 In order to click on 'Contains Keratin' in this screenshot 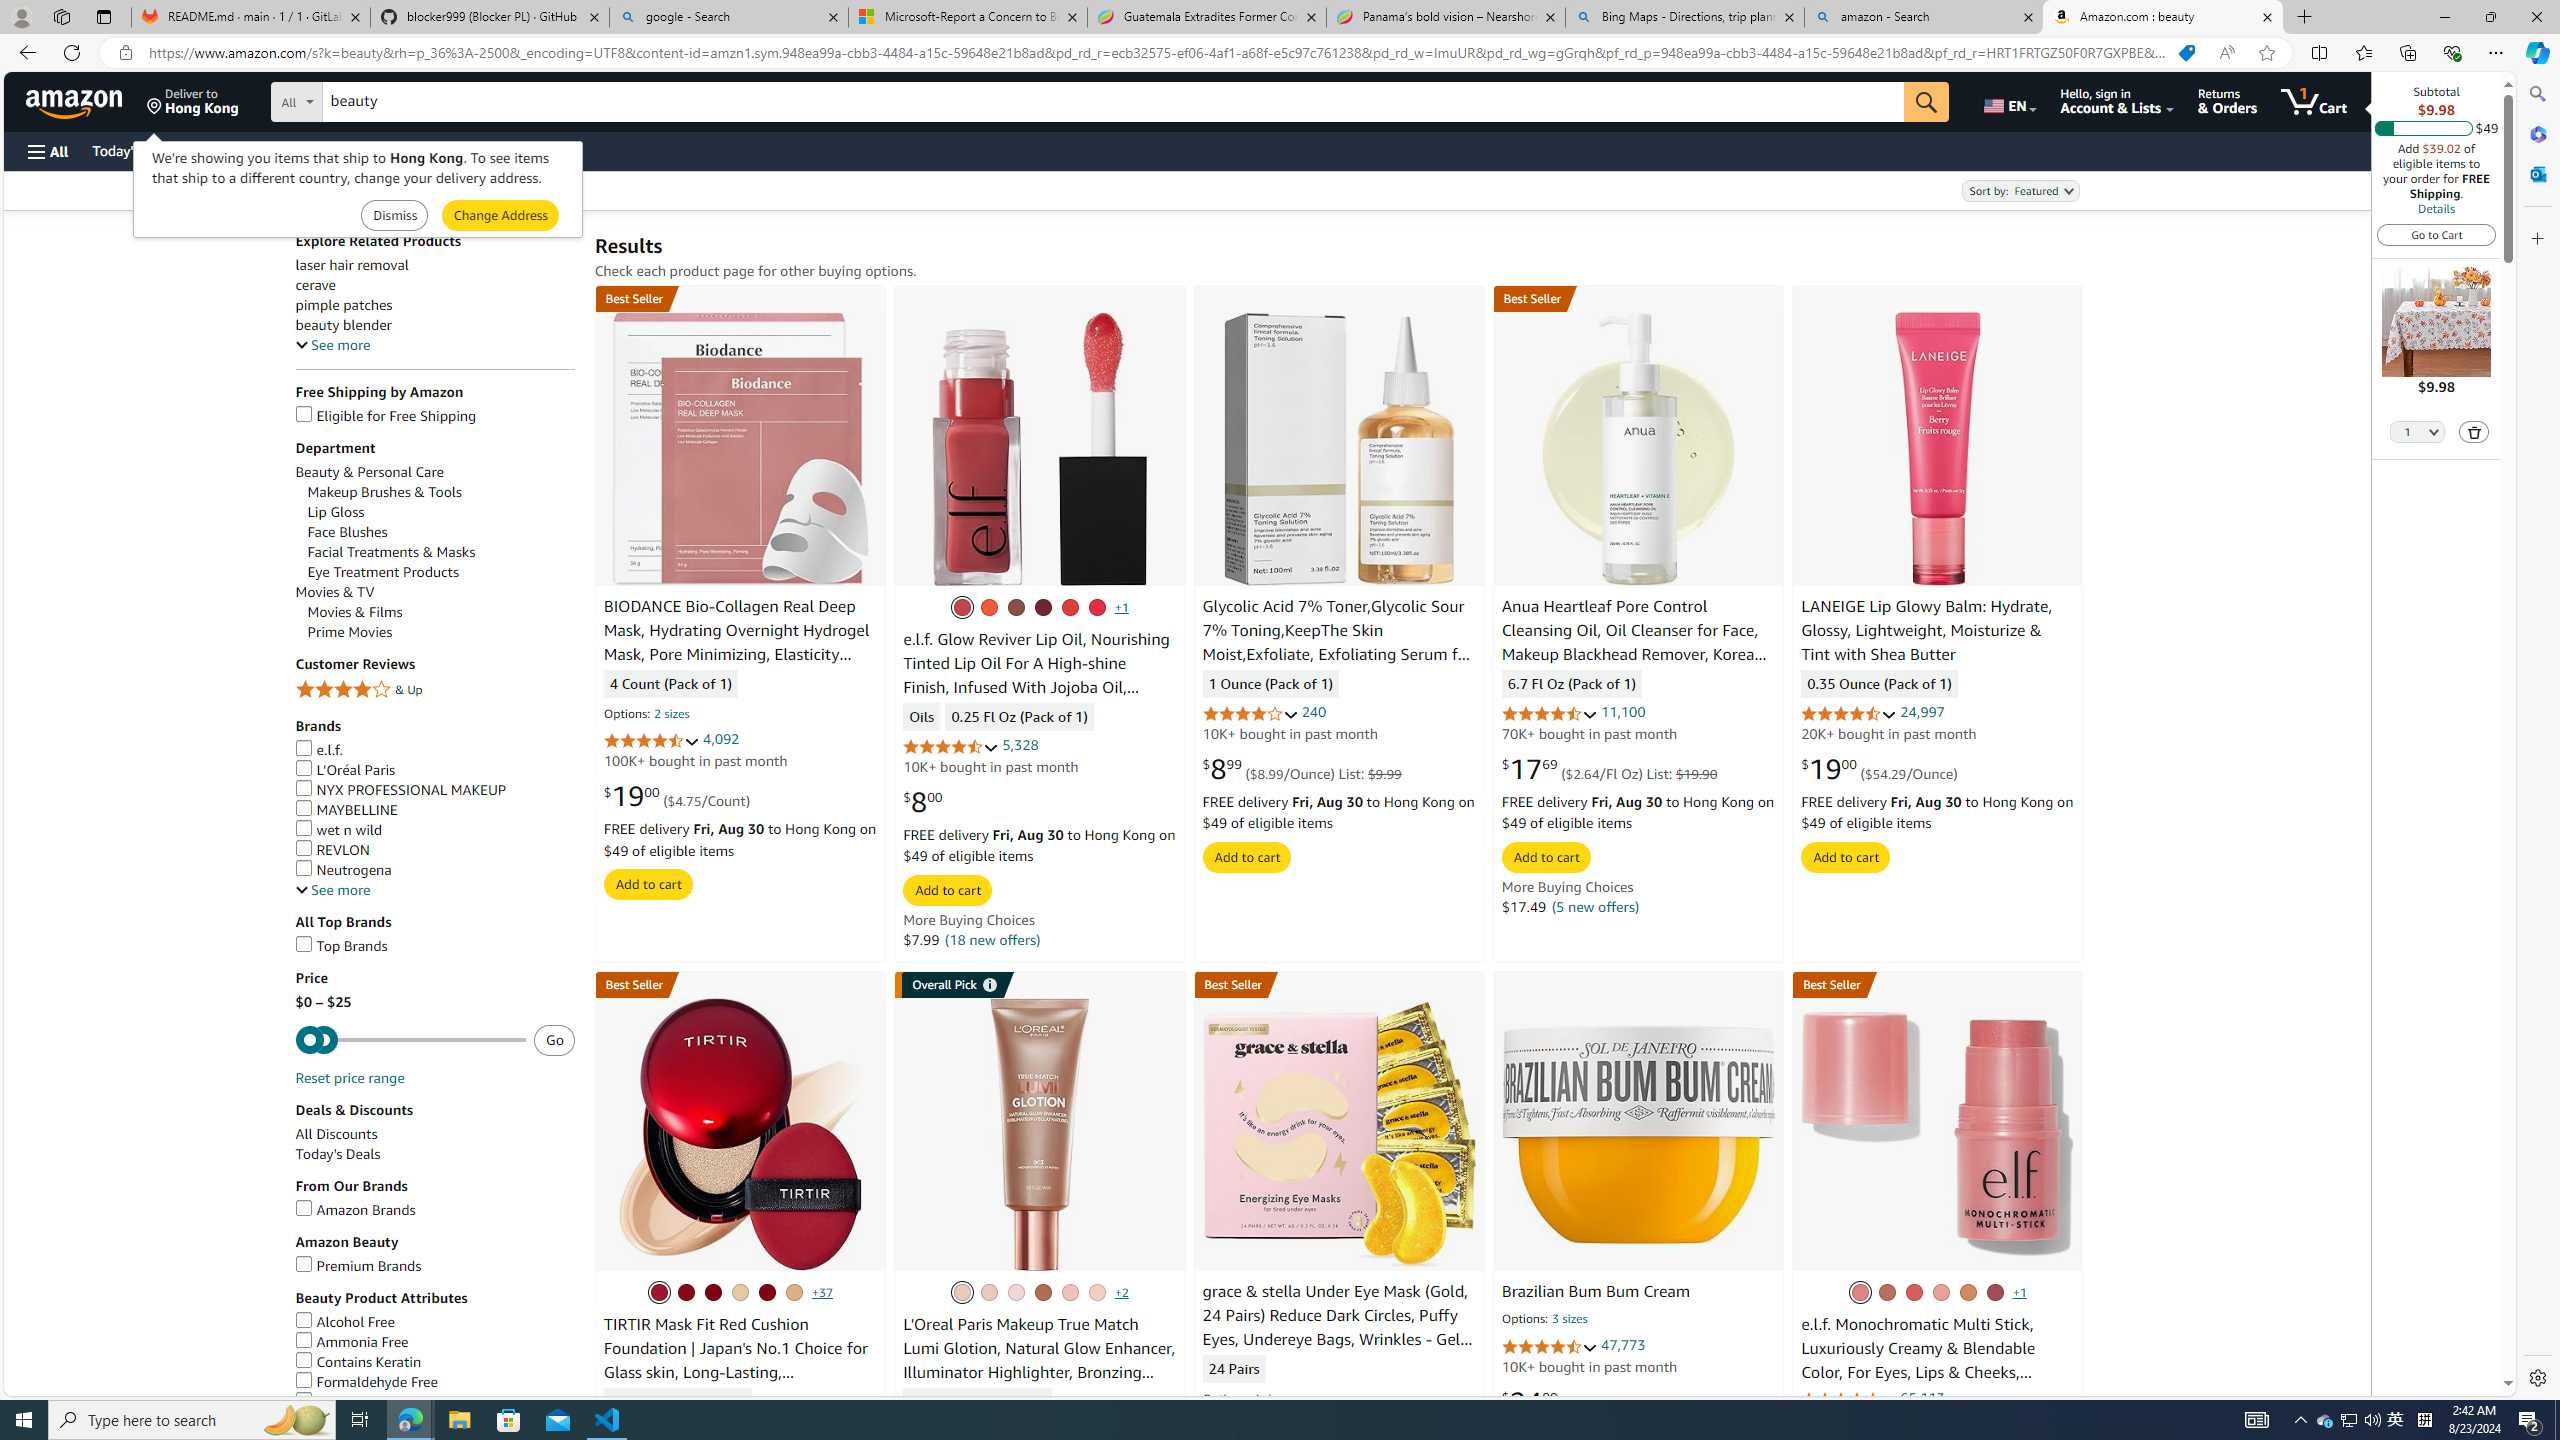, I will do `click(435, 1362)`.